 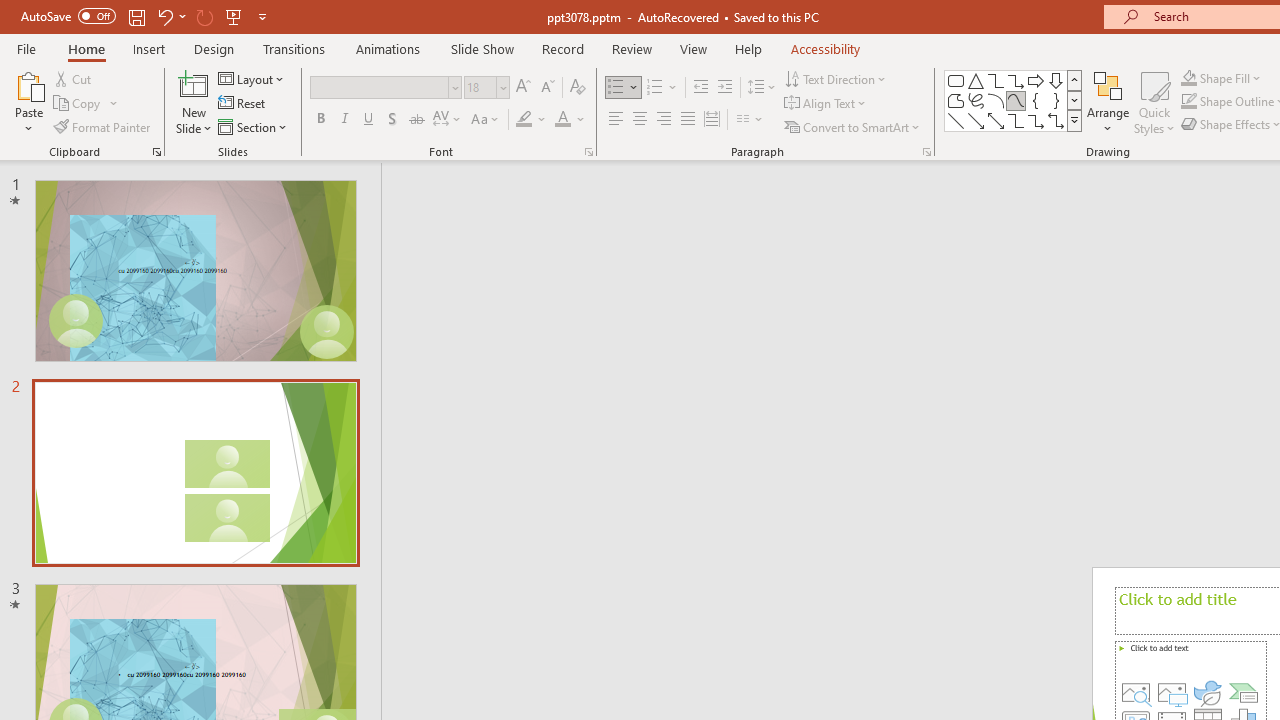 I want to click on 'Stock Images', so click(x=1136, y=692).